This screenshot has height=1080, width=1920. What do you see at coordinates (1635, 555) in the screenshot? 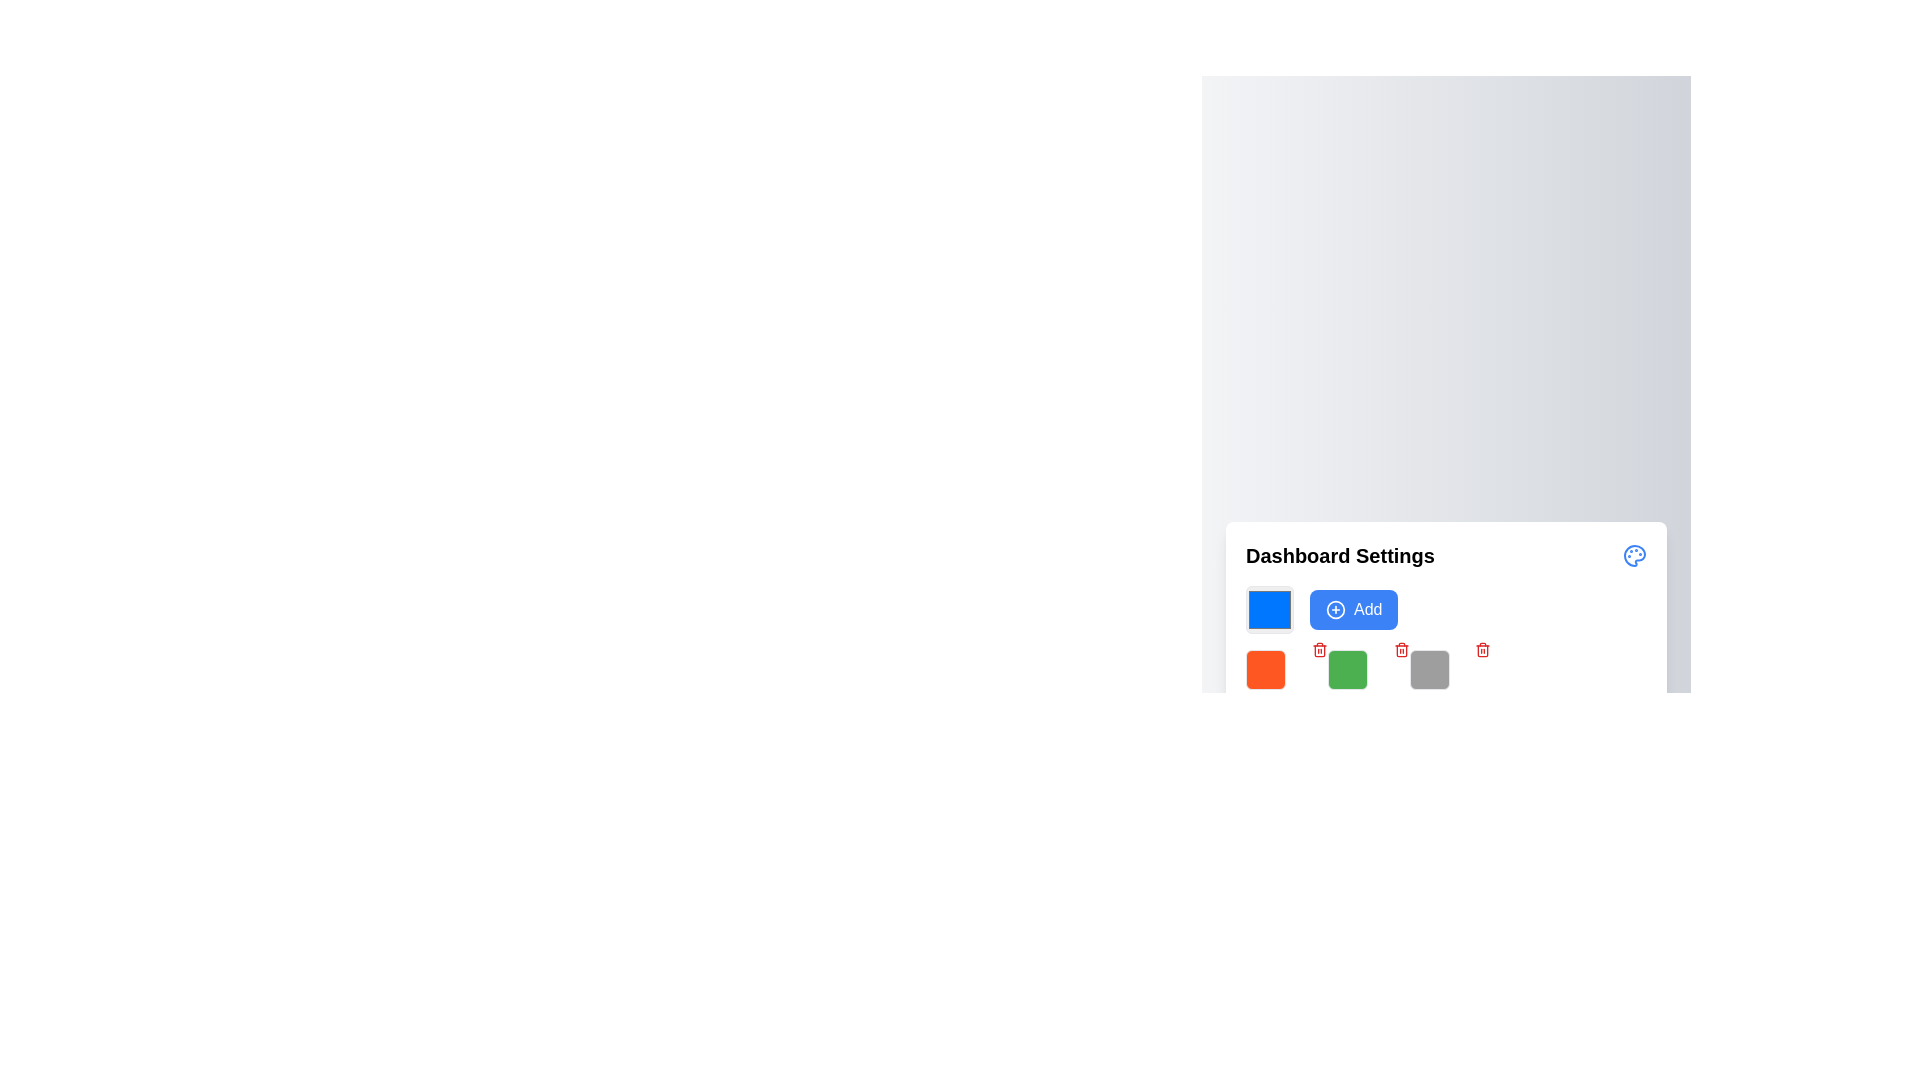
I see `the blue circular palette icon with colorful dots located in the top-right corner of the 'Dashboard Settings' section` at bounding box center [1635, 555].